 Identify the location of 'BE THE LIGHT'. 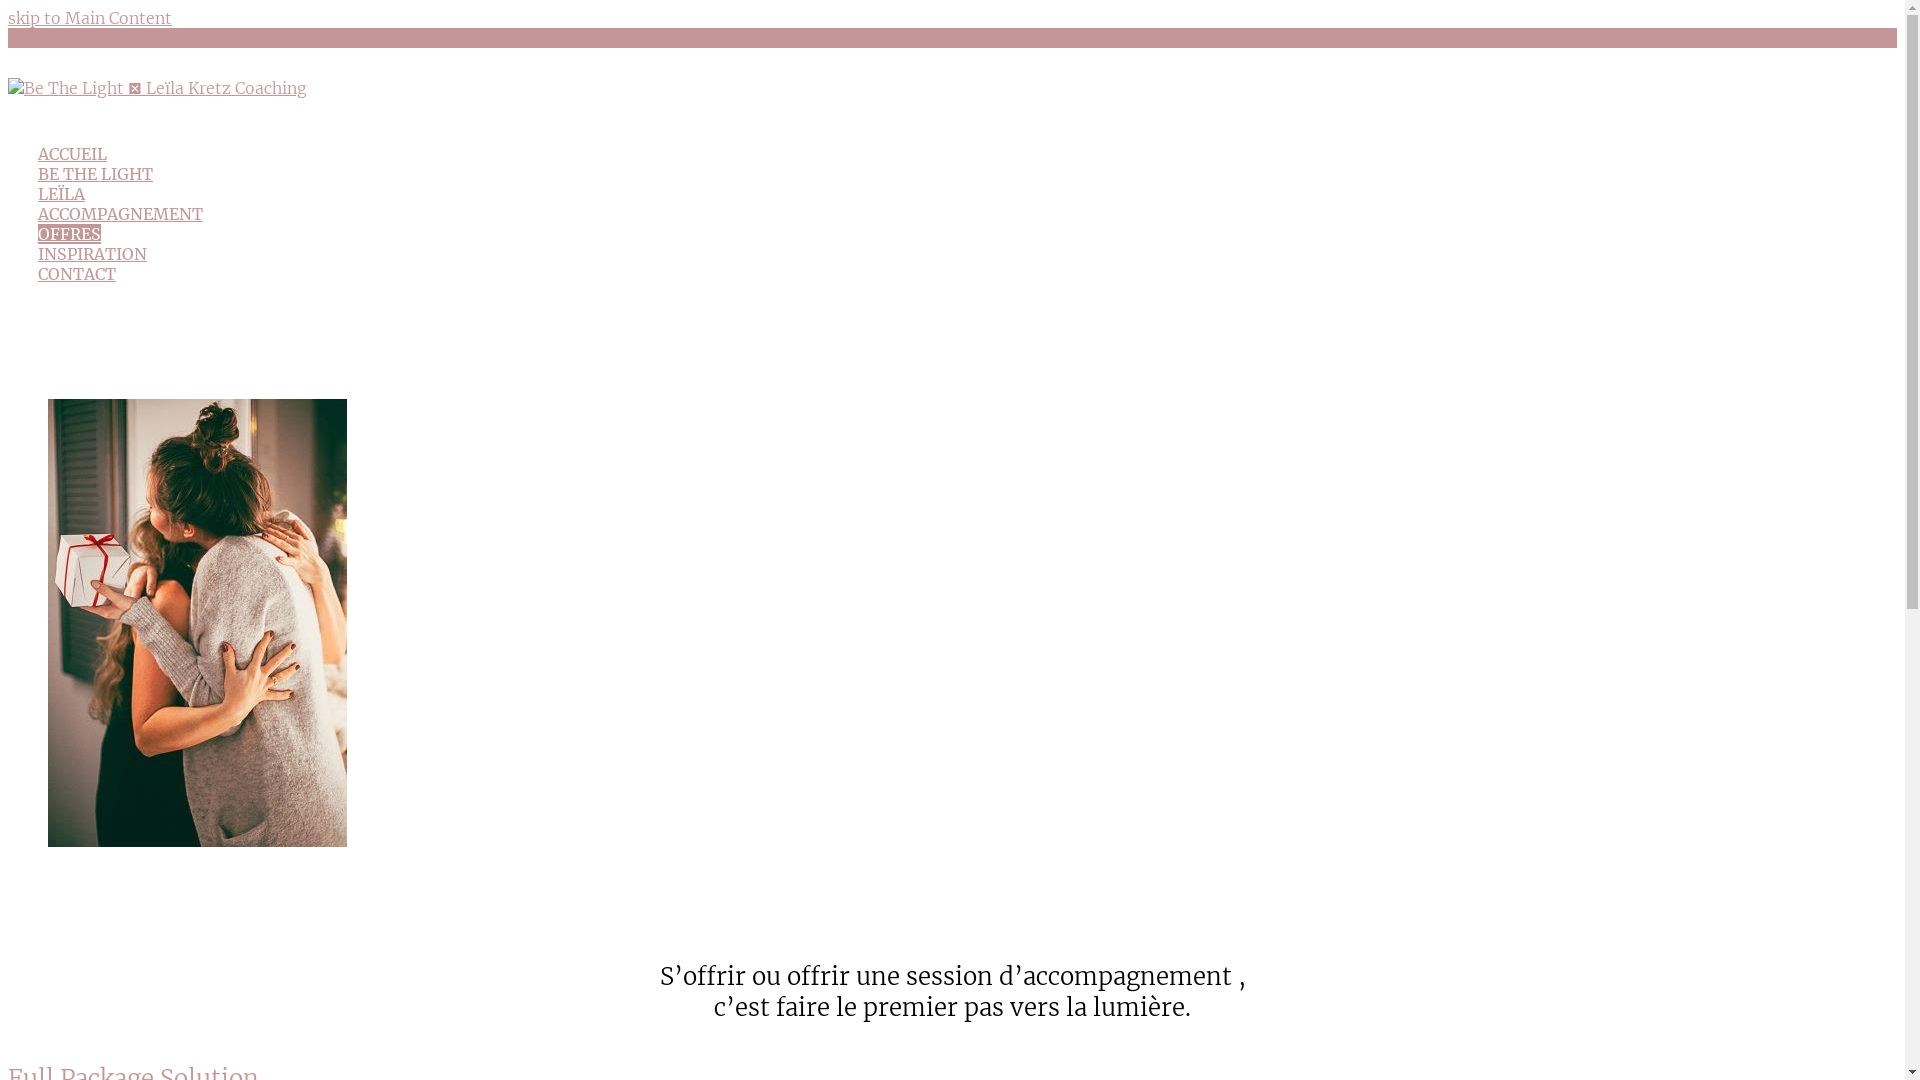
(38, 172).